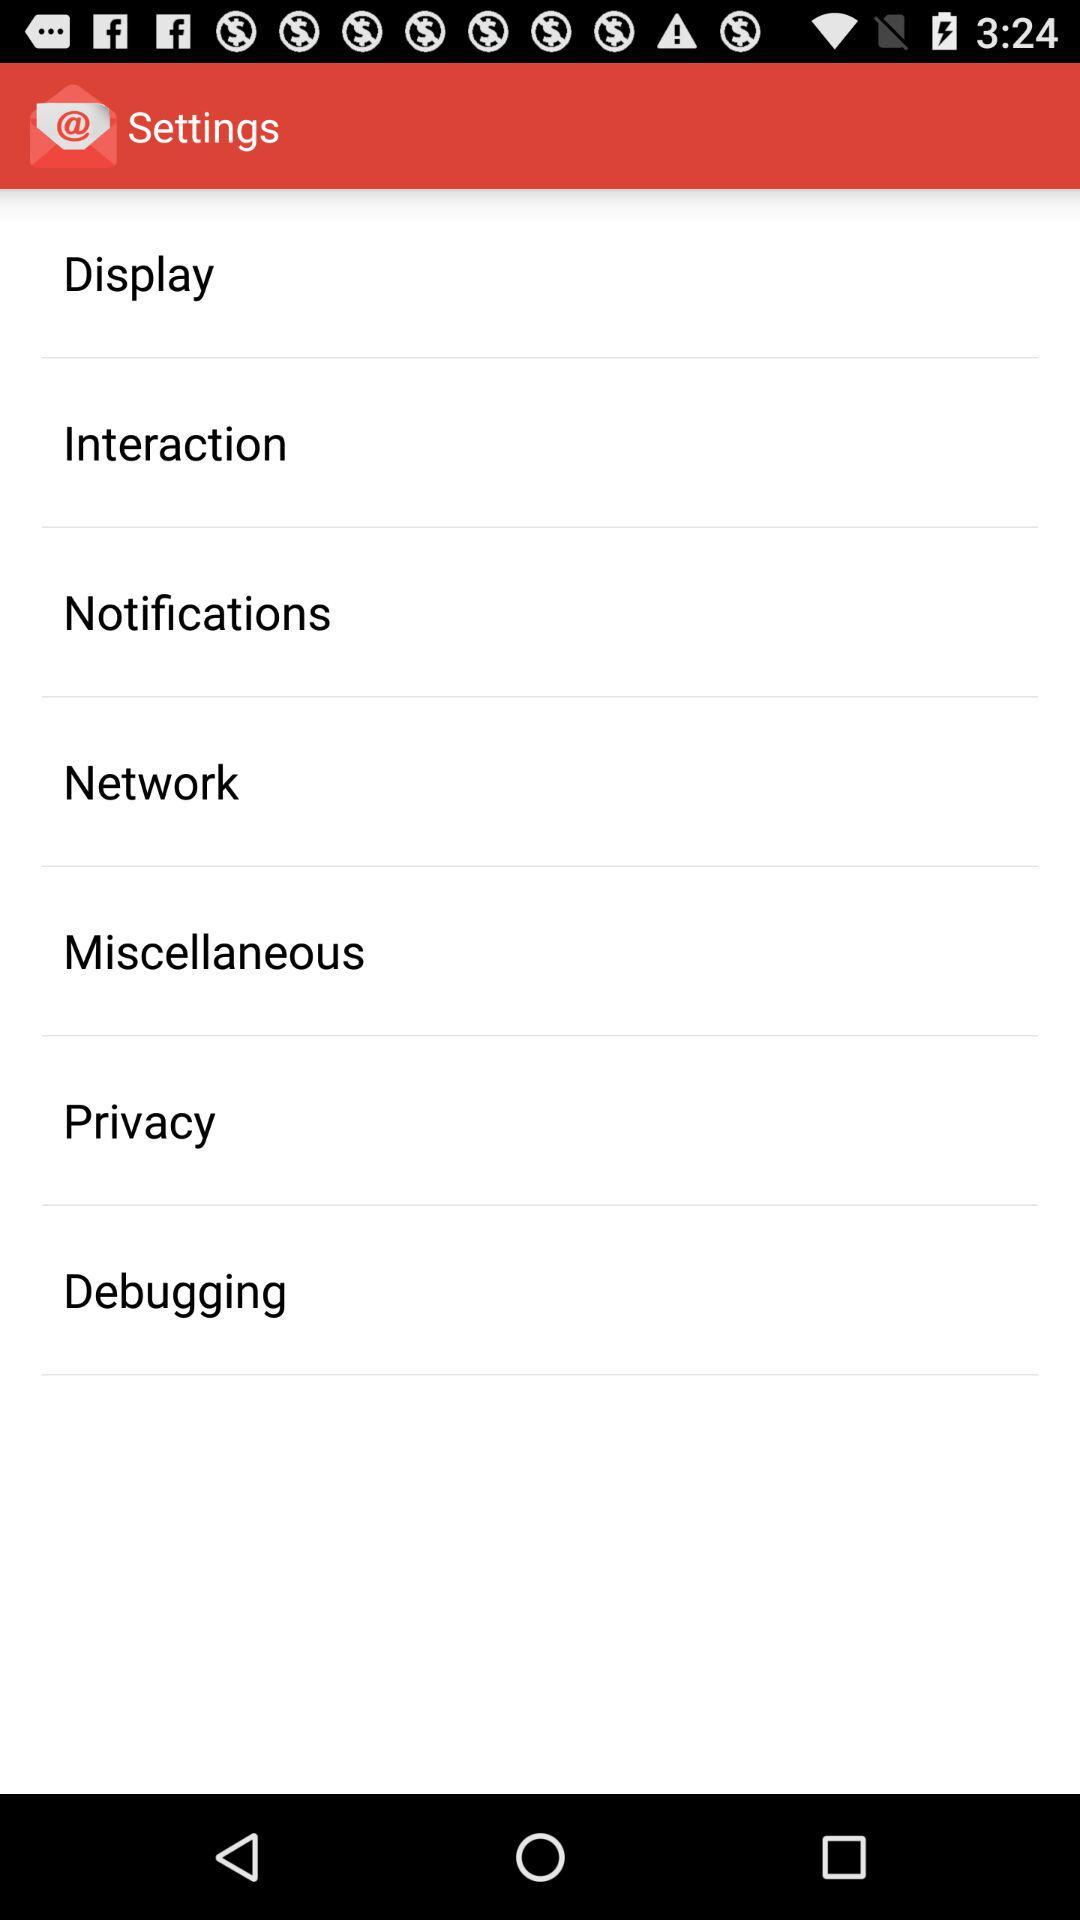  What do you see at coordinates (214, 949) in the screenshot?
I see `the app below the network` at bounding box center [214, 949].